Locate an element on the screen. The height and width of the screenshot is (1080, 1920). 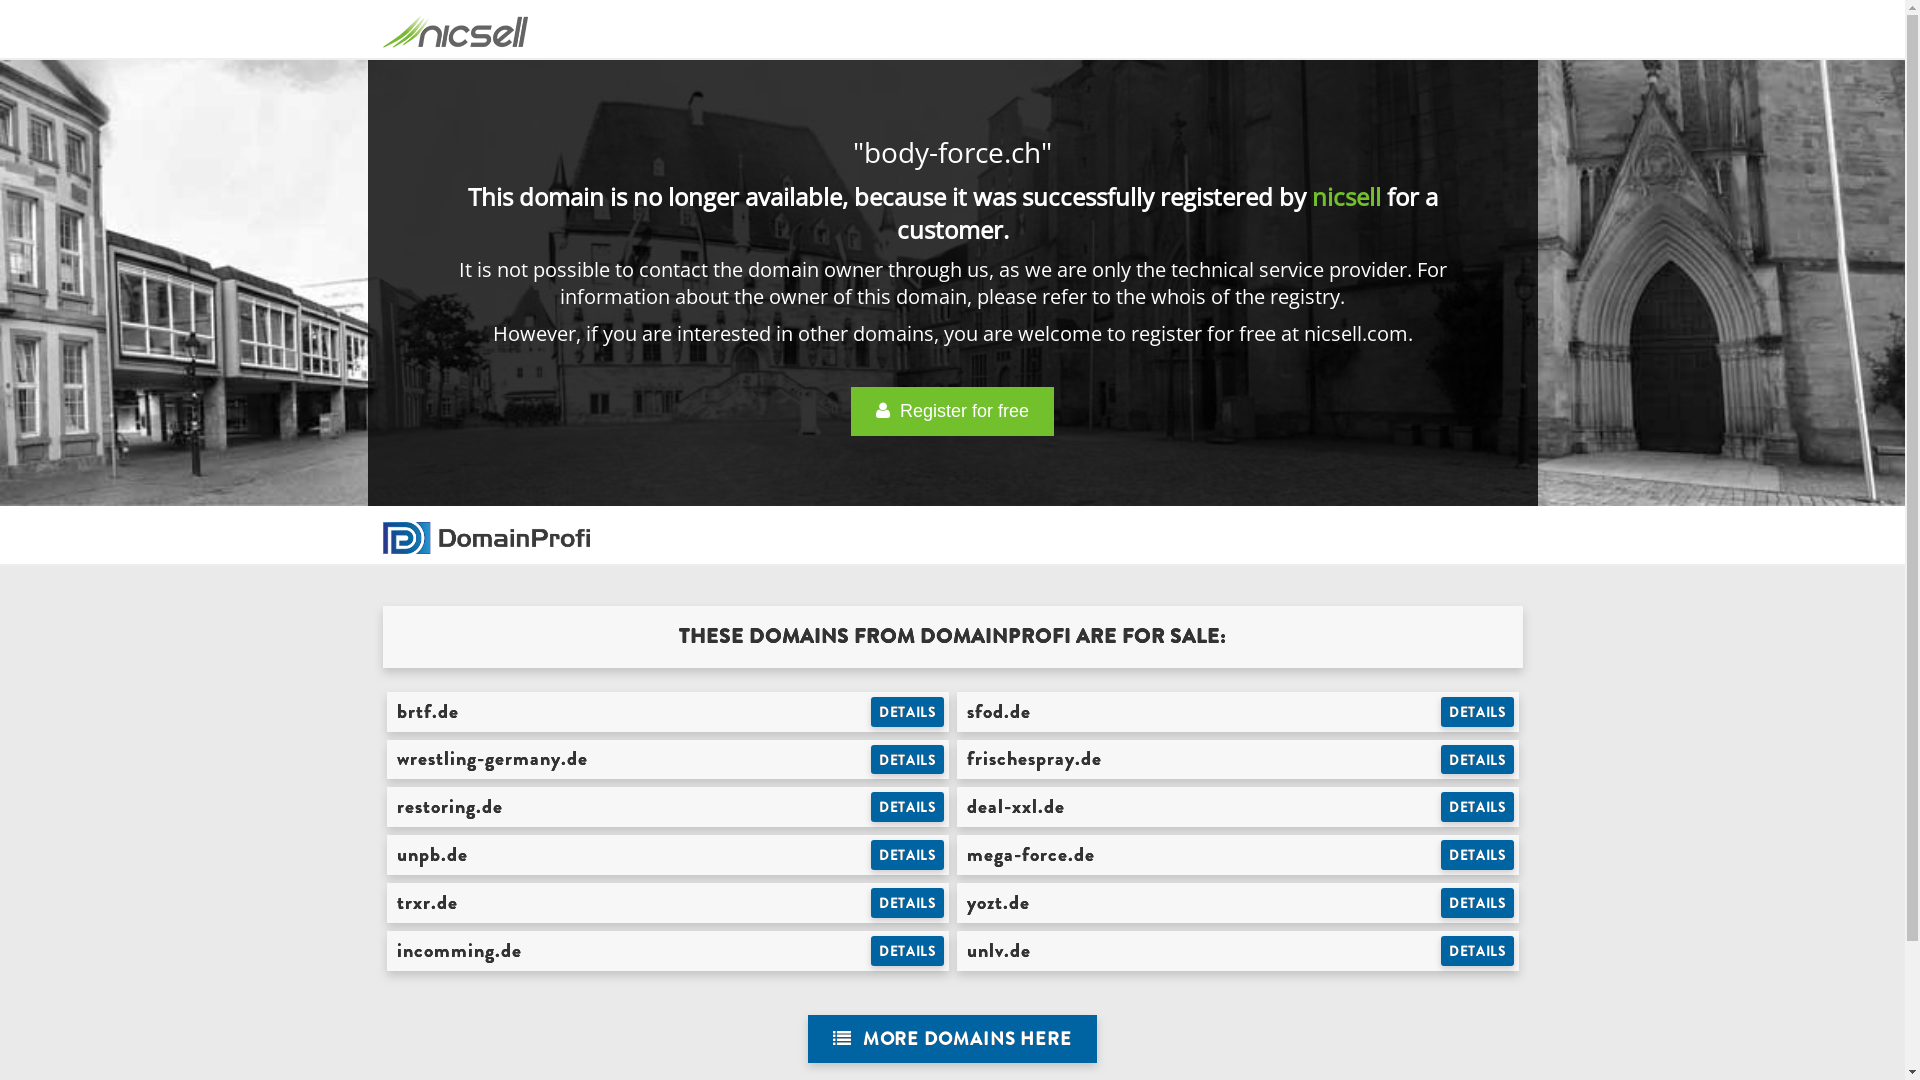
'DETAILS' is located at coordinates (1477, 711).